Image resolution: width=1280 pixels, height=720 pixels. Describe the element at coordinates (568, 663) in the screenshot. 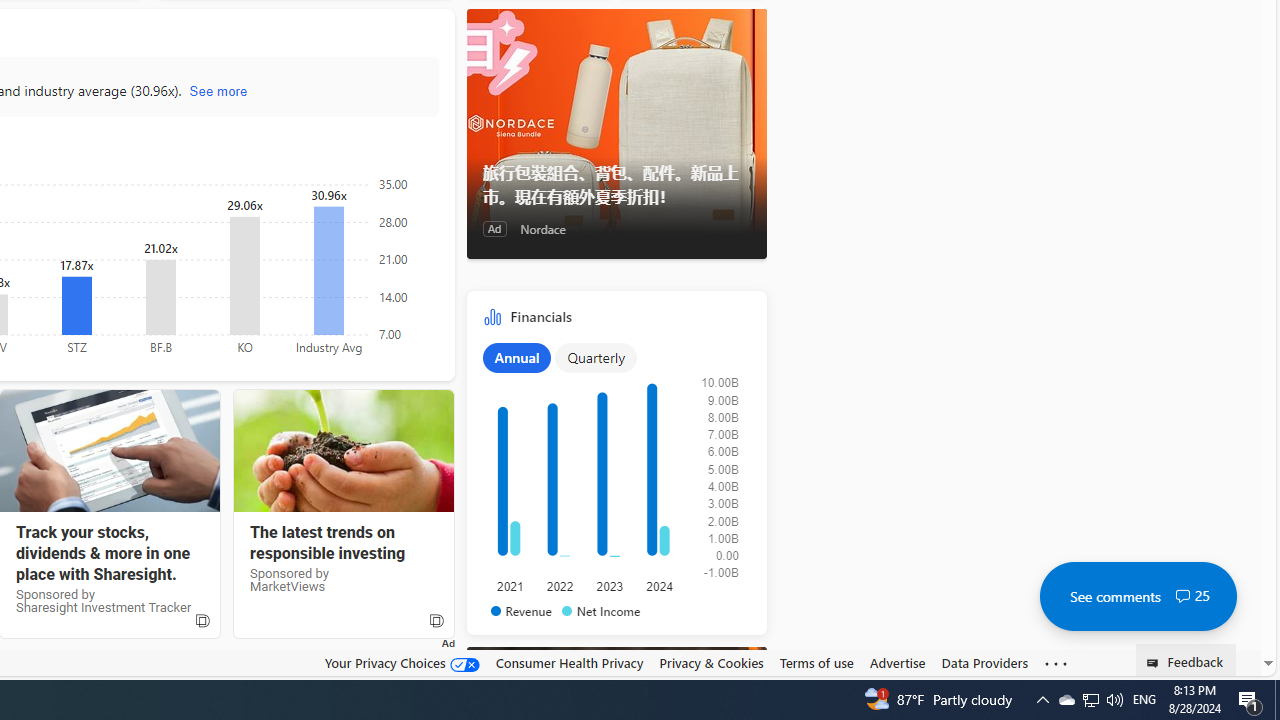

I see `'Consumer Health Privacy'` at that location.